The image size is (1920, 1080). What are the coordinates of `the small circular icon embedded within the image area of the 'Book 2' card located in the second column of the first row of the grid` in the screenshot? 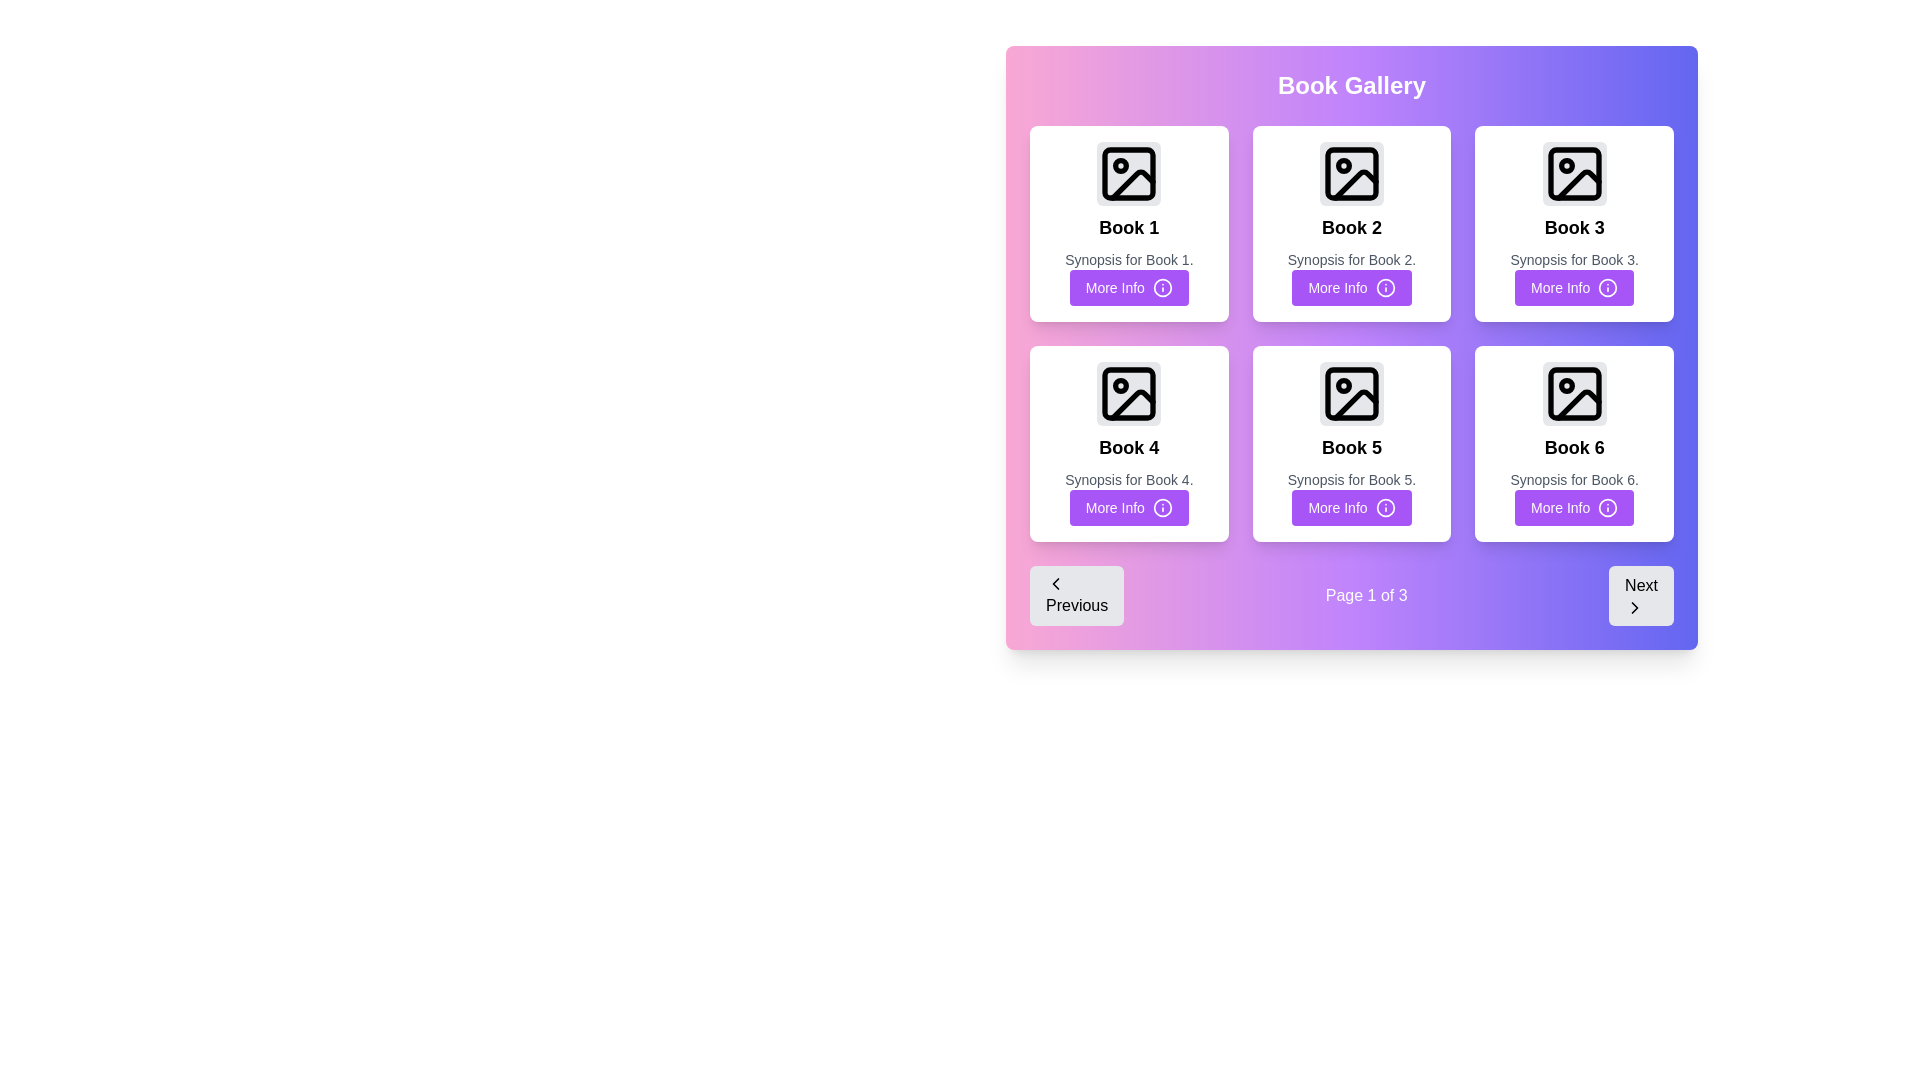 It's located at (1344, 164).